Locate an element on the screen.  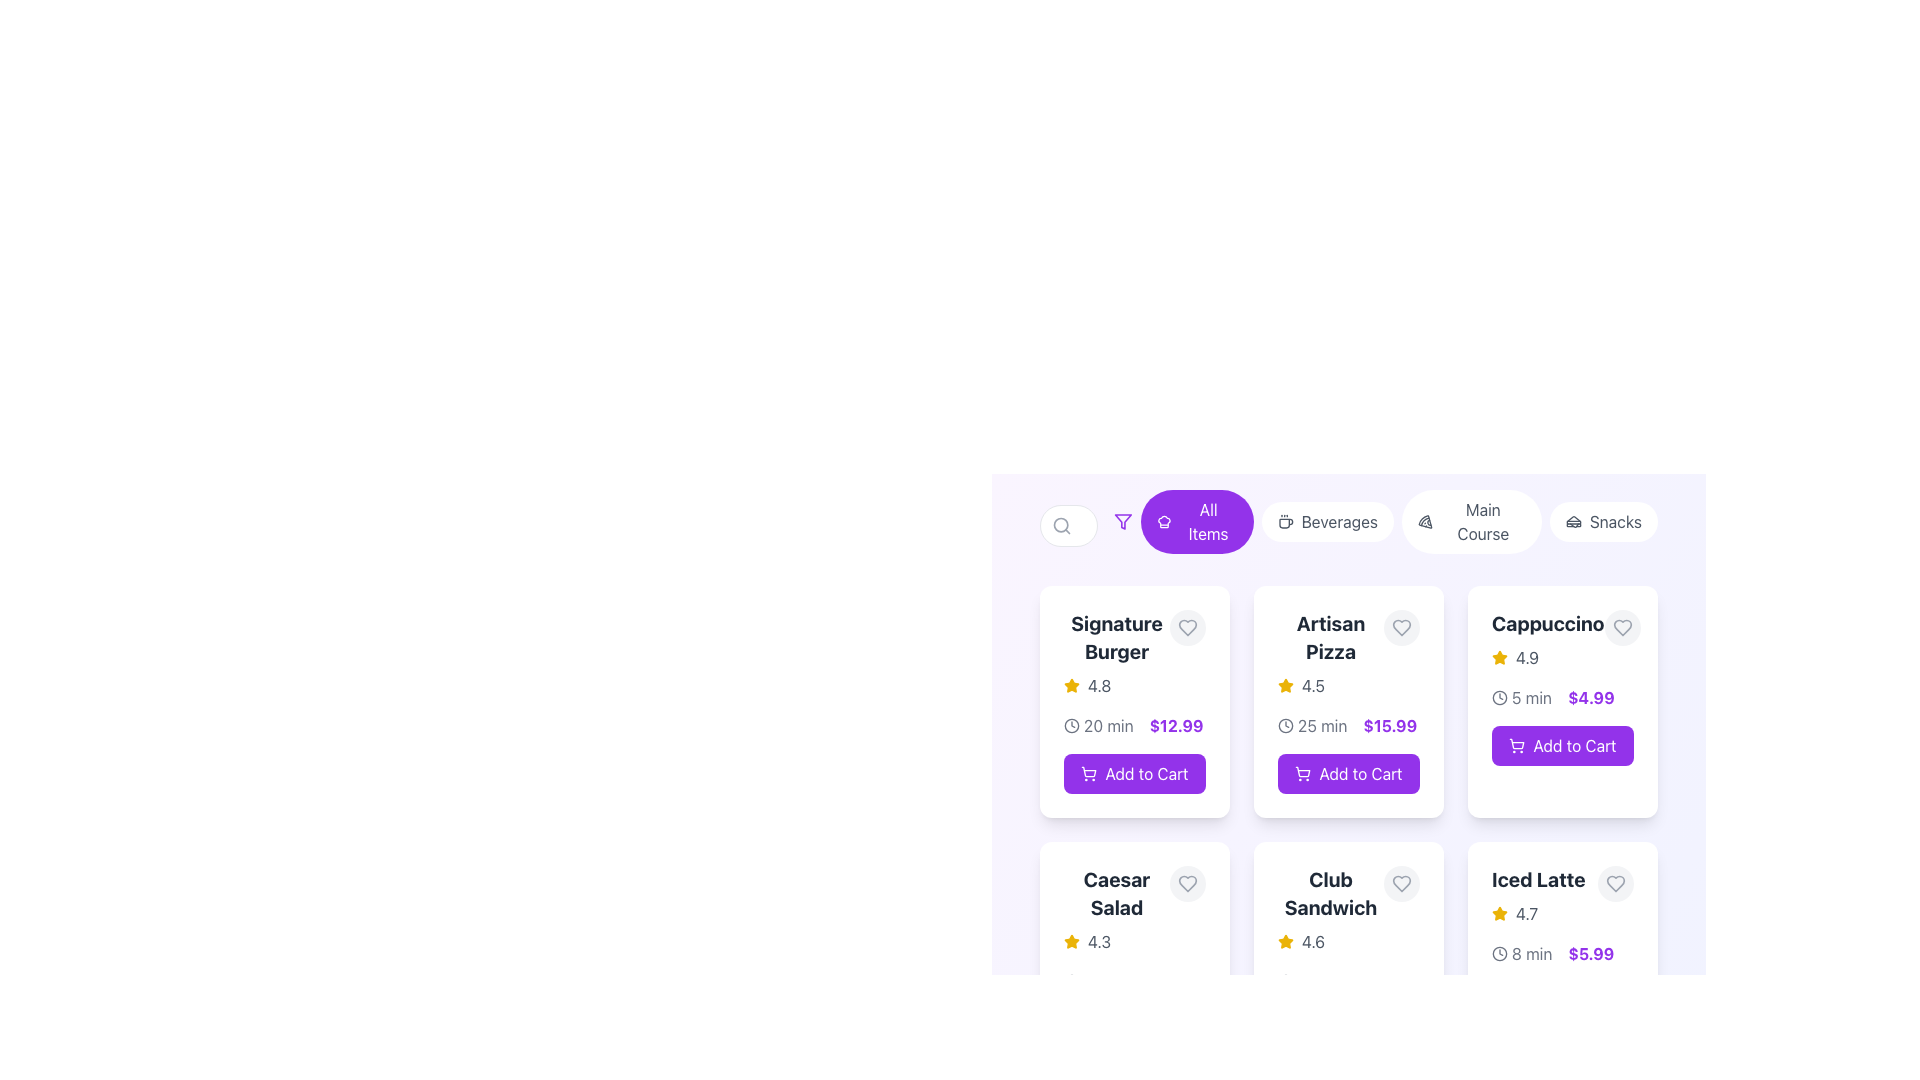
the price text label that displays the cost of the associated product, located to the right of the '20 min' text label in the first column of the grid layout under the 'Signature Burger' card is located at coordinates (1176, 725).